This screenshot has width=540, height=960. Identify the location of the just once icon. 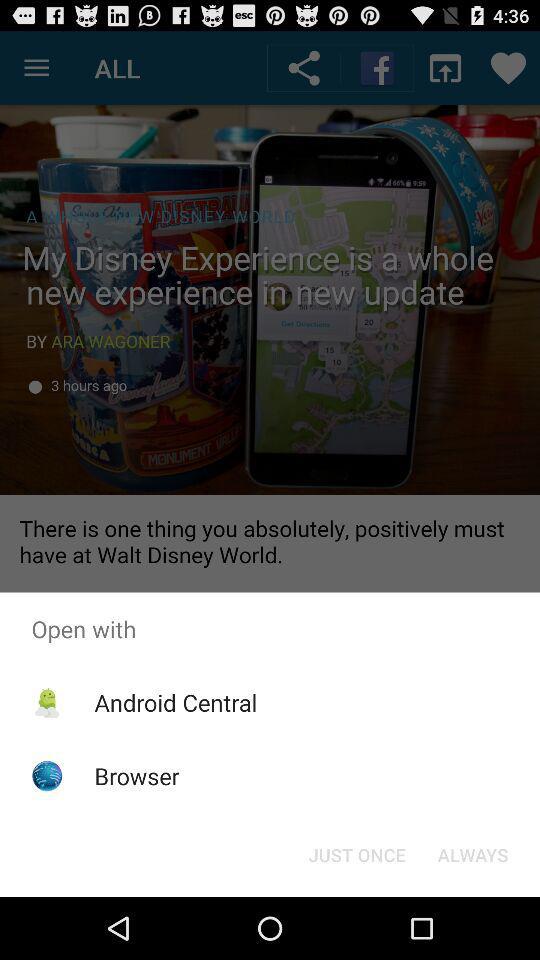
(356, 853).